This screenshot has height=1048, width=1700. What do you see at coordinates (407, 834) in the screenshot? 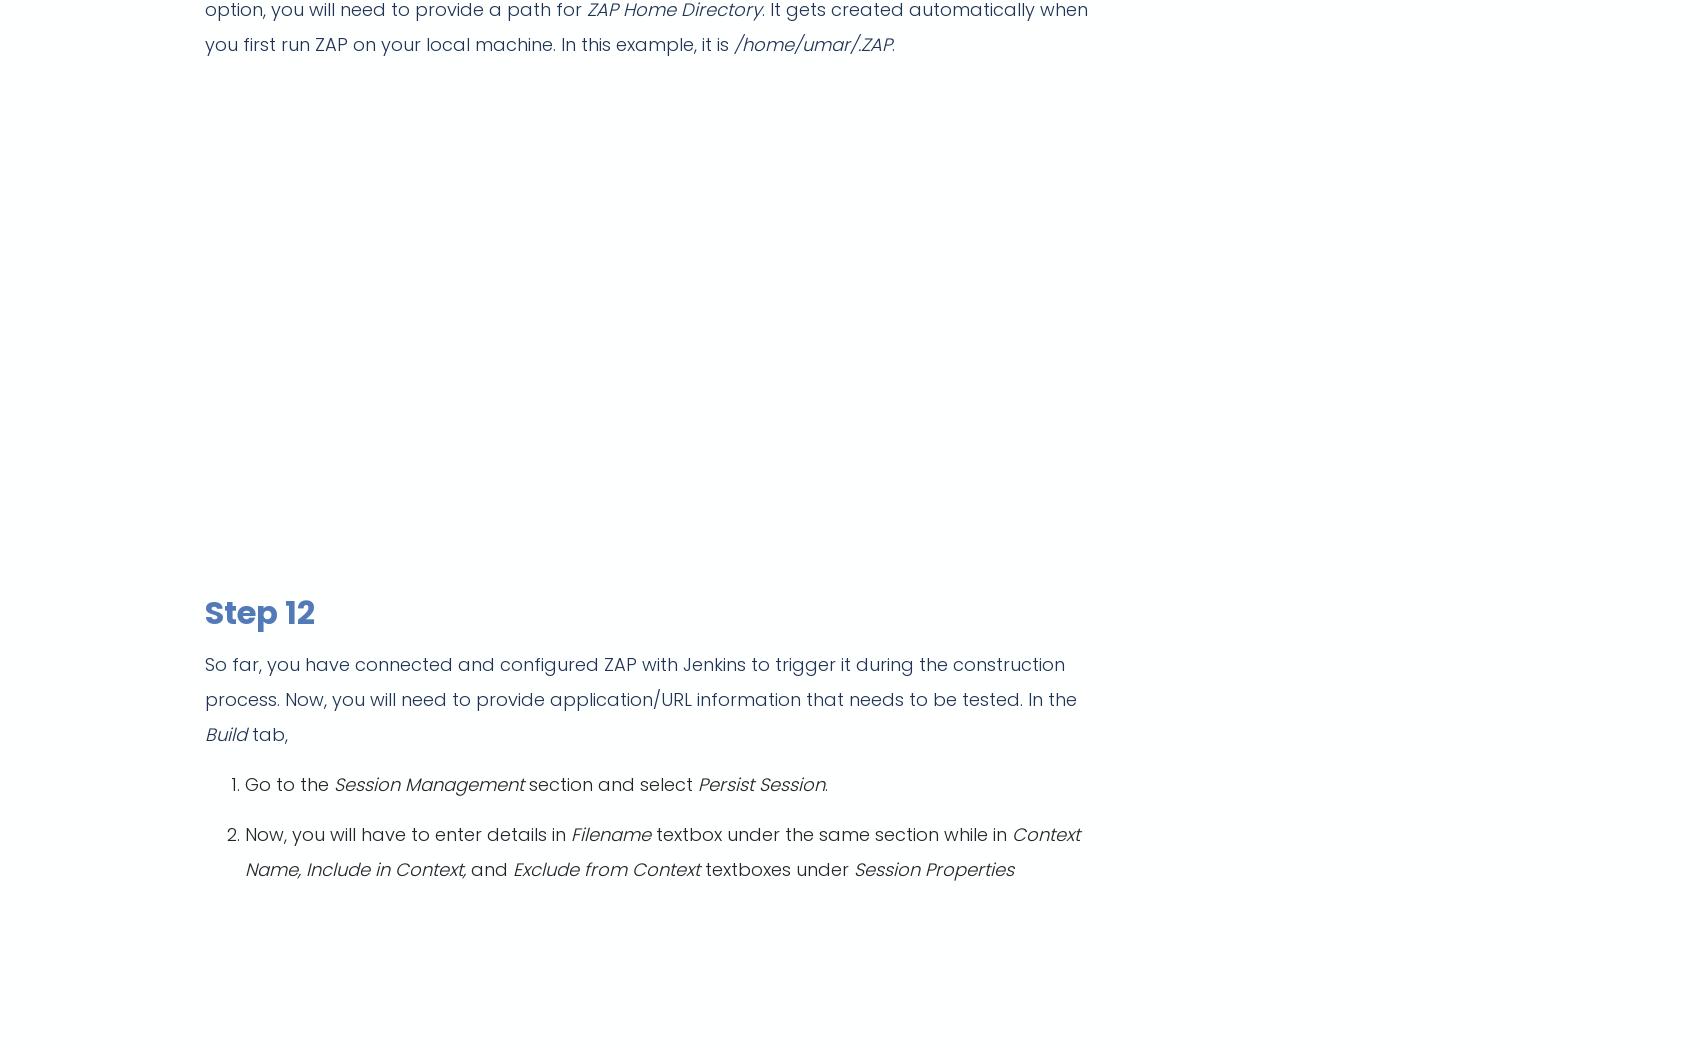
I see `'Now, you will have to enter details in'` at bounding box center [407, 834].